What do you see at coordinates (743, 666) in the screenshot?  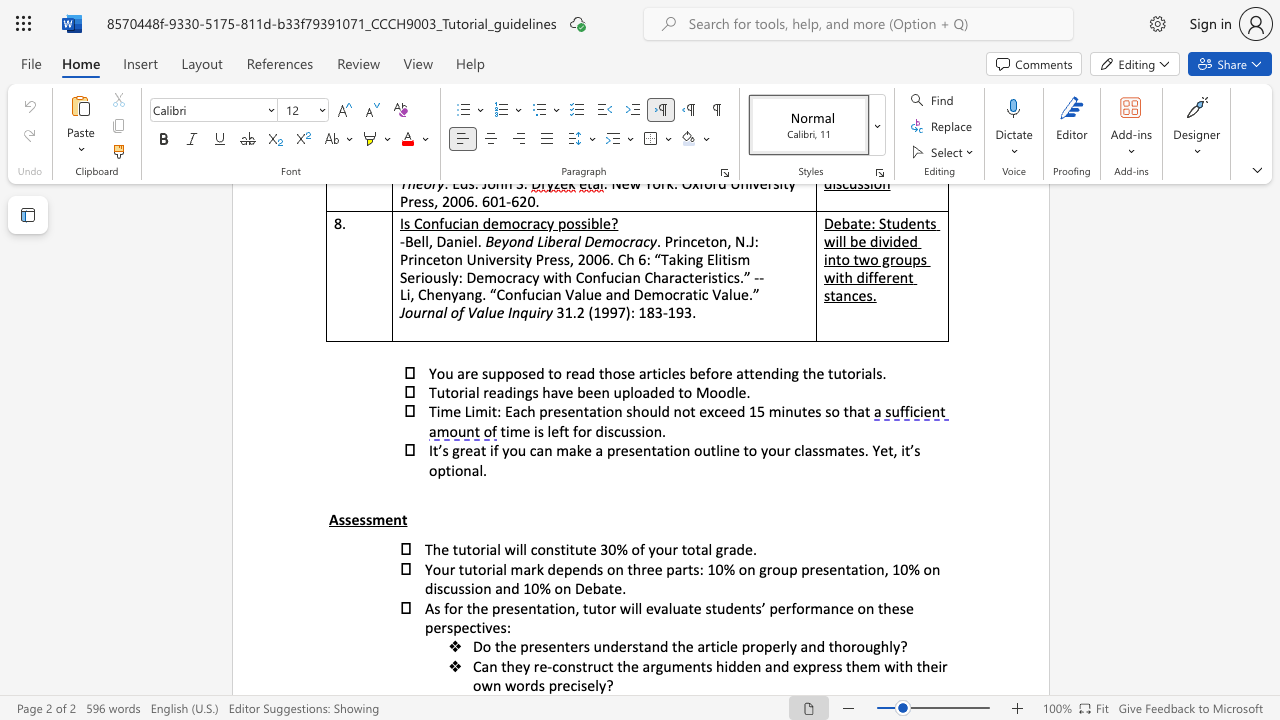 I see `the subset text "en and exp" within the text "Can they re-construct the arguments hidden and express them with their own words precisely?"` at bounding box center [743, 666].